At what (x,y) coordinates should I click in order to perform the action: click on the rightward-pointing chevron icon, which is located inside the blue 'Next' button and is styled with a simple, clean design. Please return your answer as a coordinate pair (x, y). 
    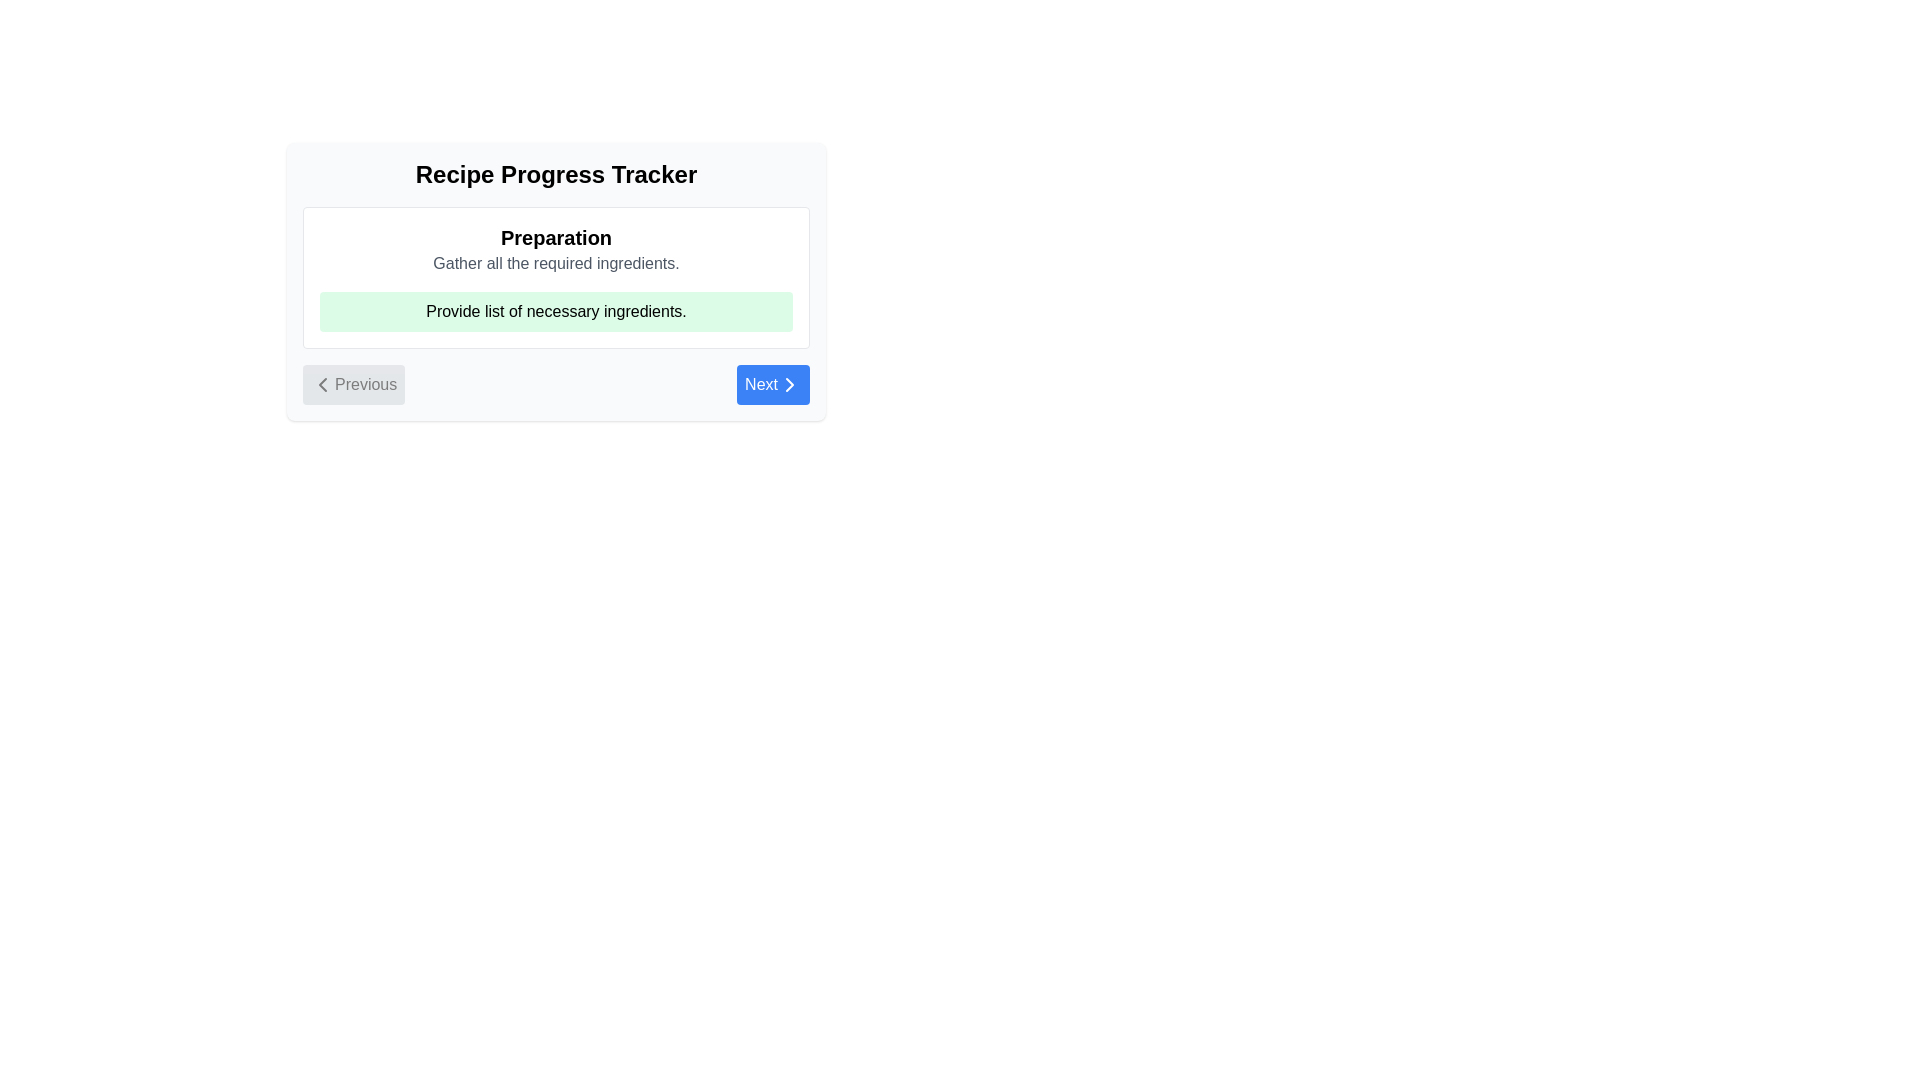
    Looking at the image, I should click on (789, 385).